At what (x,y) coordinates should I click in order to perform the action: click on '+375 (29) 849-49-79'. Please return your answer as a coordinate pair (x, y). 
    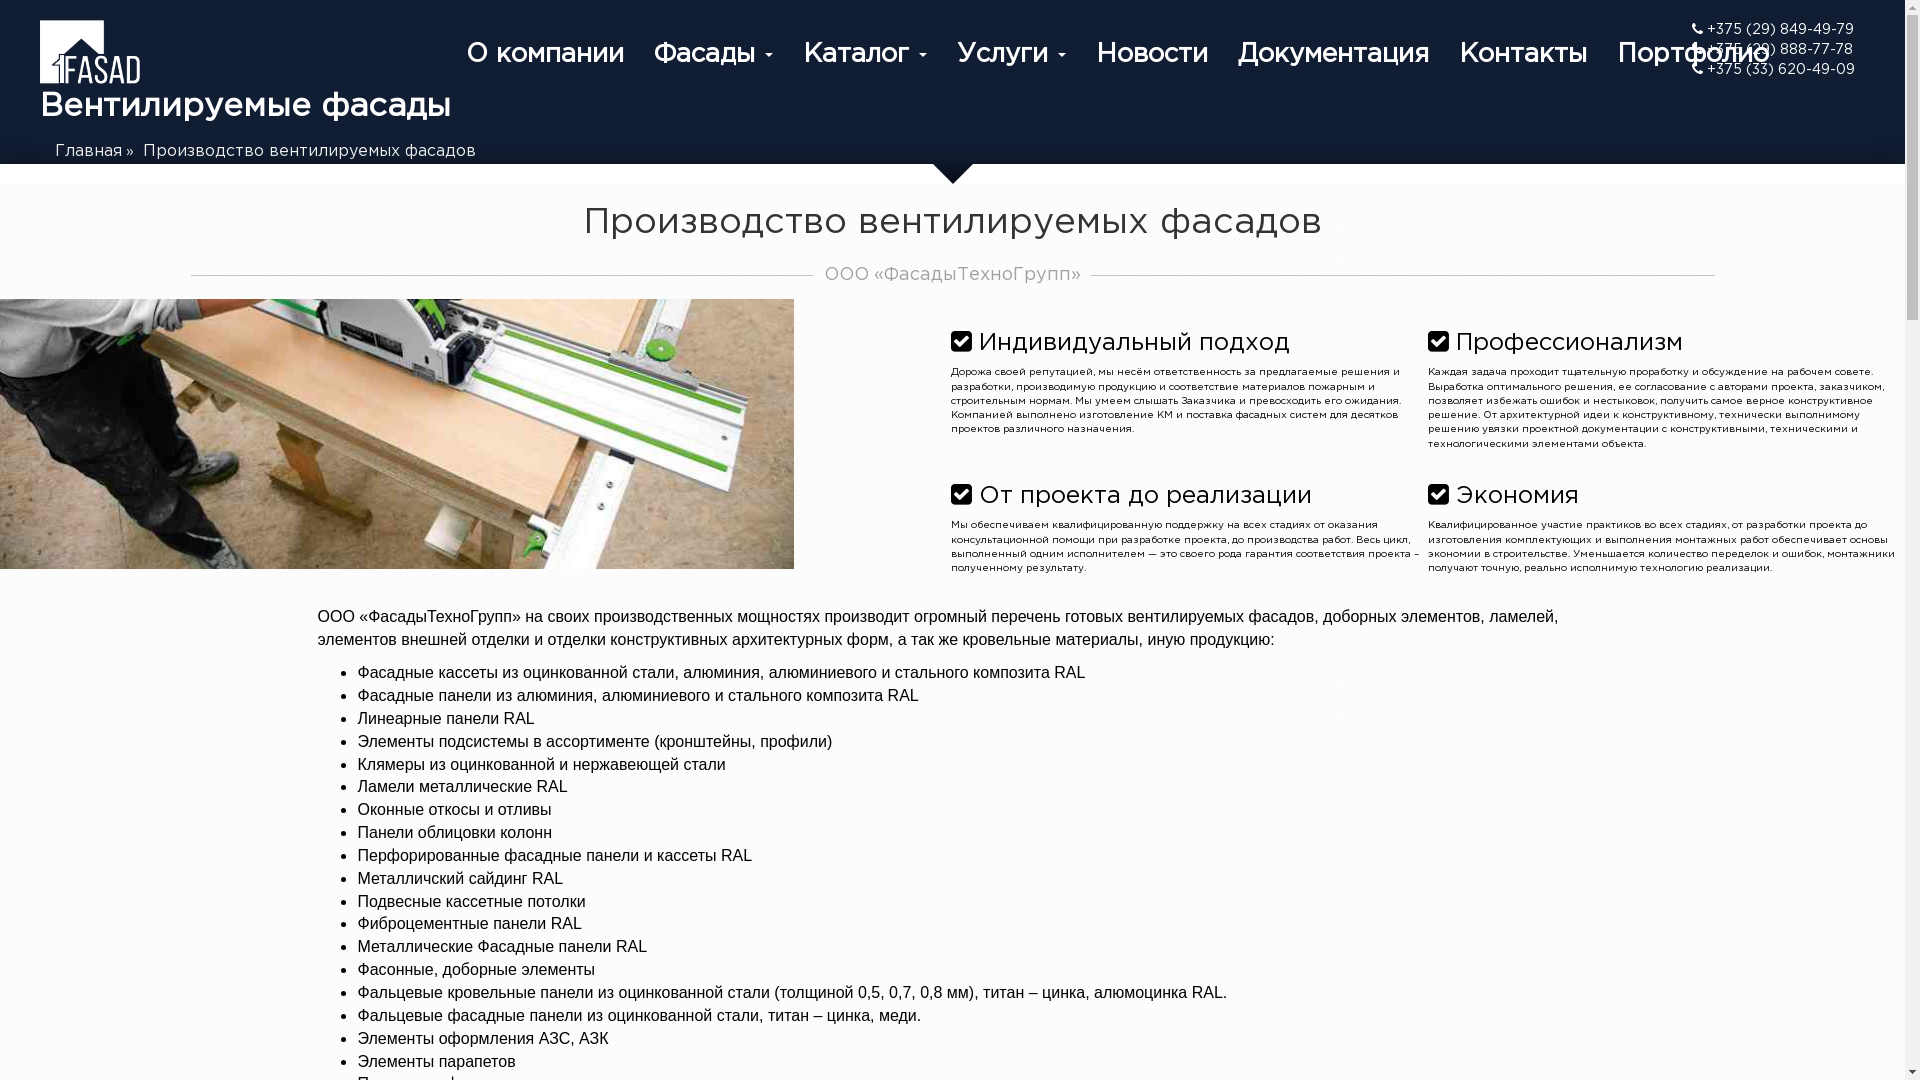
    Looking at the image, I should click on (1773, 30).